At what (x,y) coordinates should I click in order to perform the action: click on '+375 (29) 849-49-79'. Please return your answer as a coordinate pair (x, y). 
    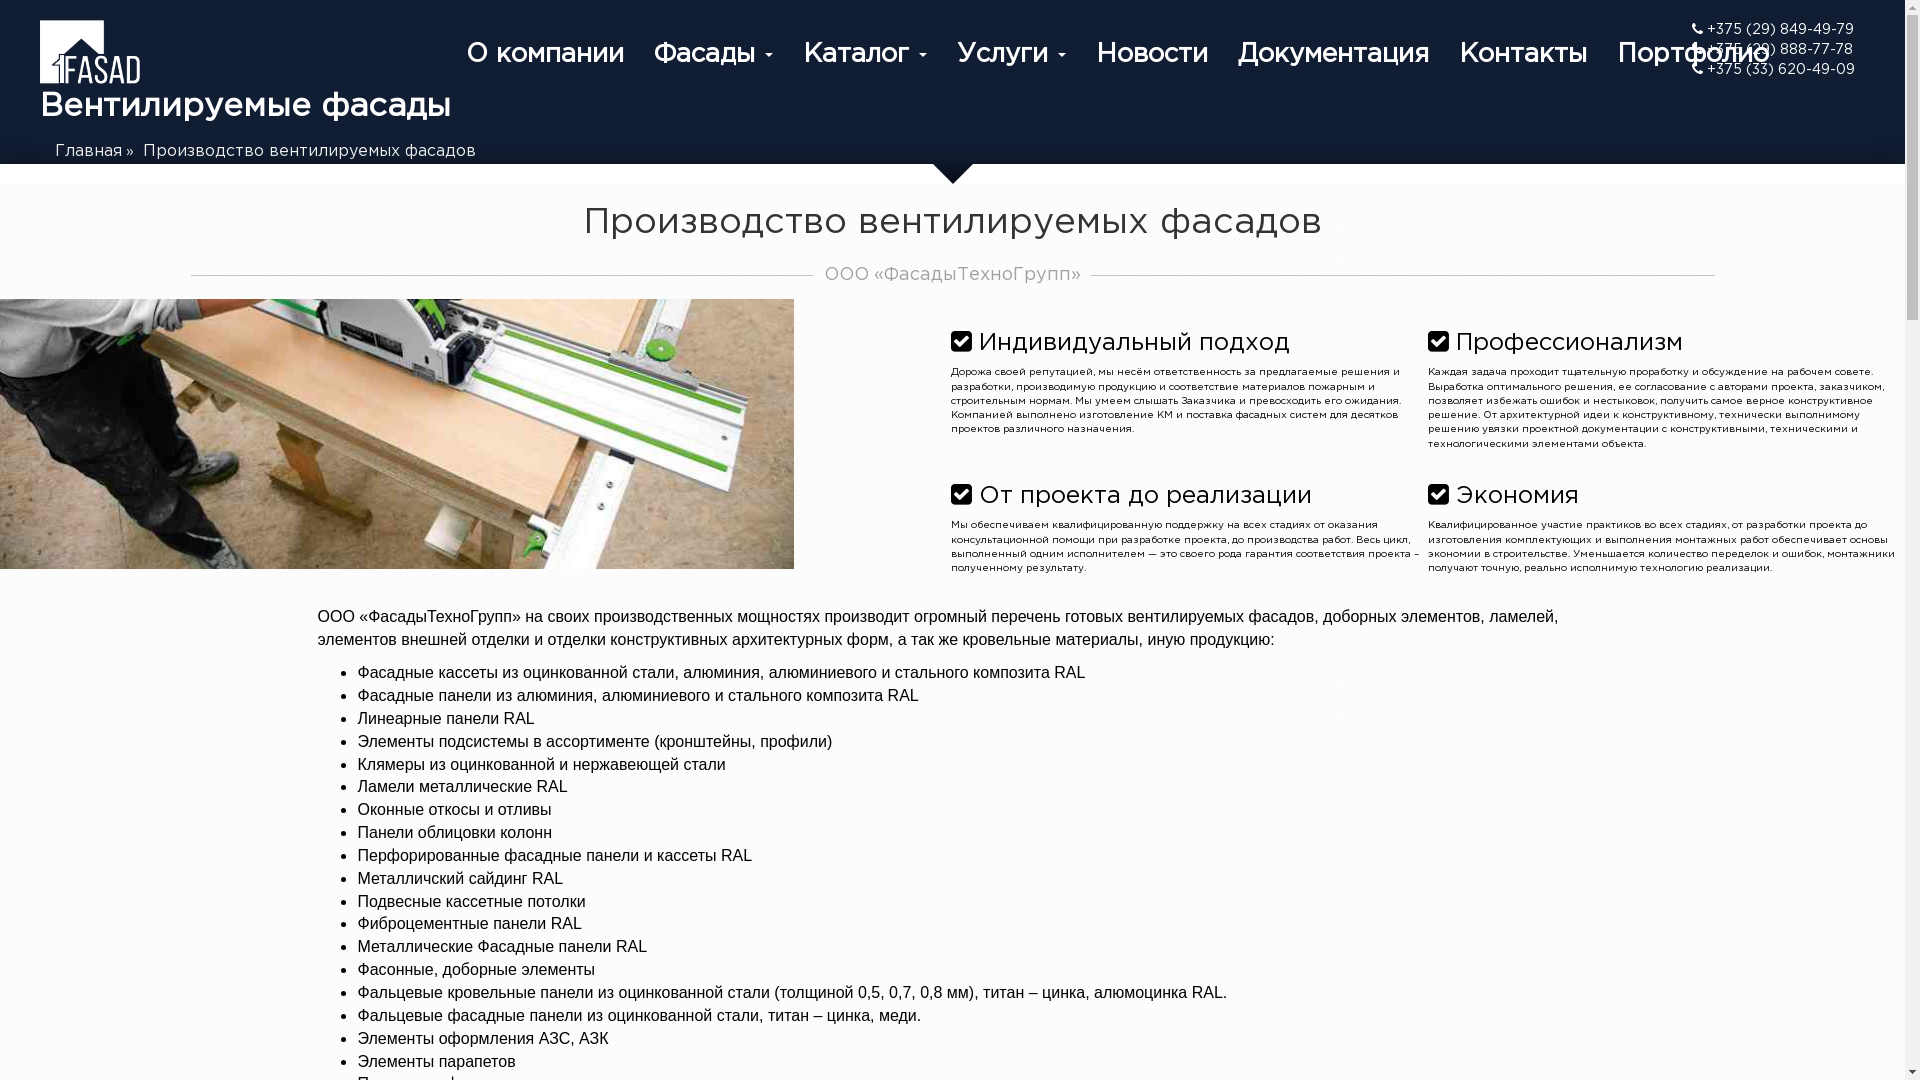
    Looking at the image, I should click on (1773, 30).